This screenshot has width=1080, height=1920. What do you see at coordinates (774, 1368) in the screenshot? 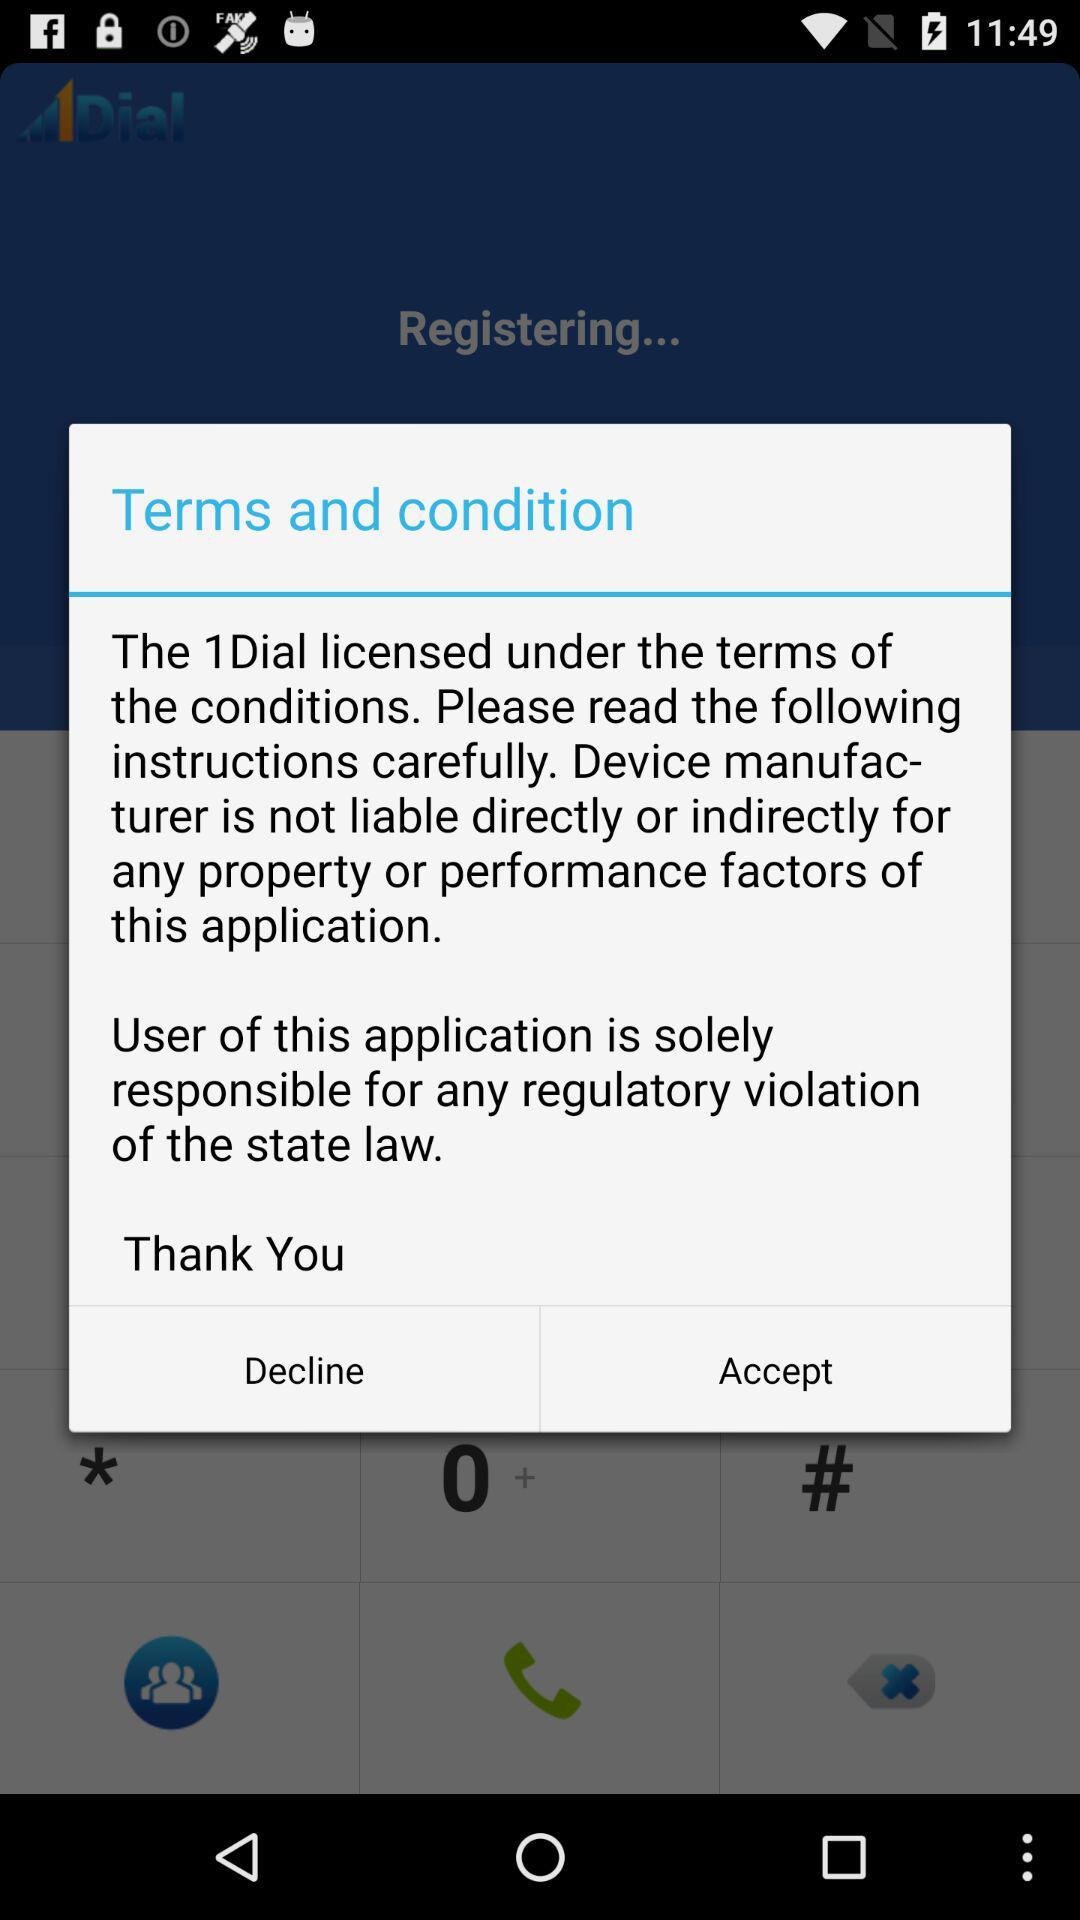
I see `the button to the right of decline button` at bounding box center [774, 1368].